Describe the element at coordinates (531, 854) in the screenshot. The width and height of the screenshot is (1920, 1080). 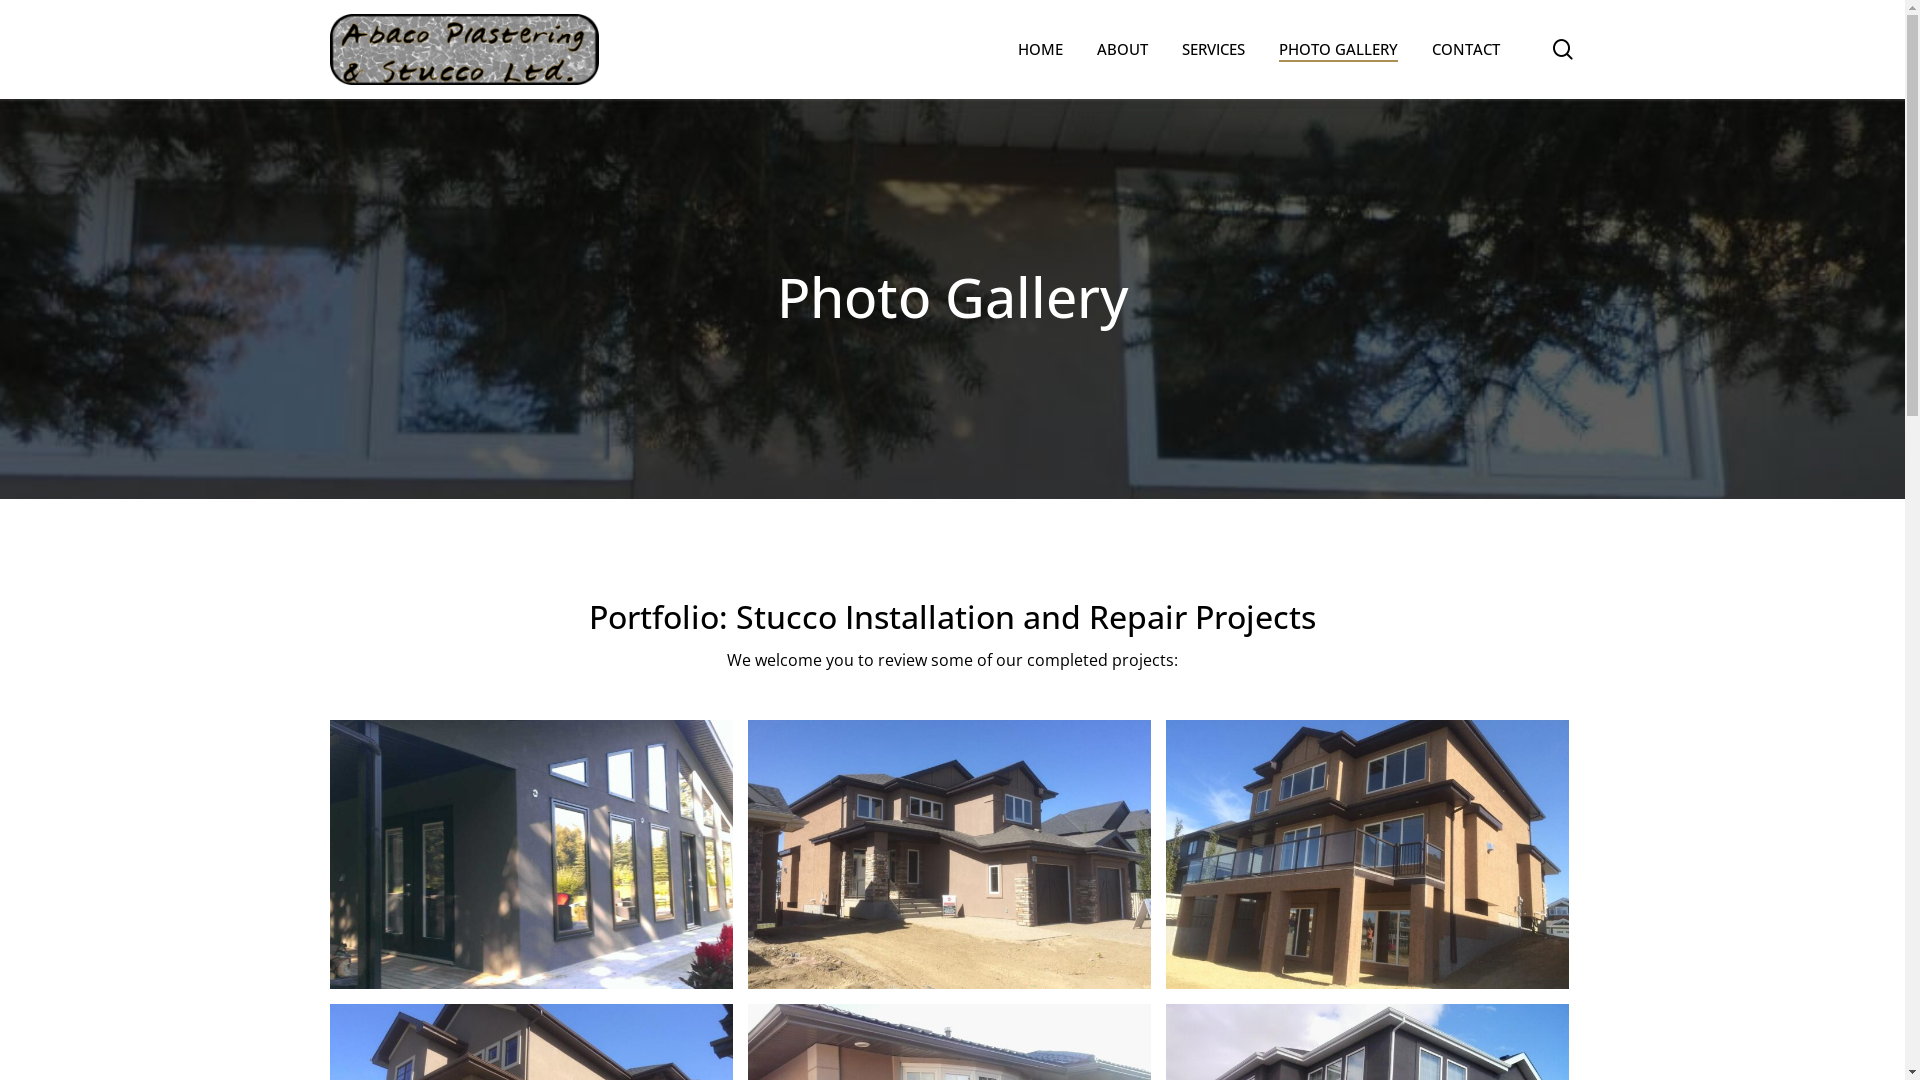
I see `'1 (1)'` at that location.